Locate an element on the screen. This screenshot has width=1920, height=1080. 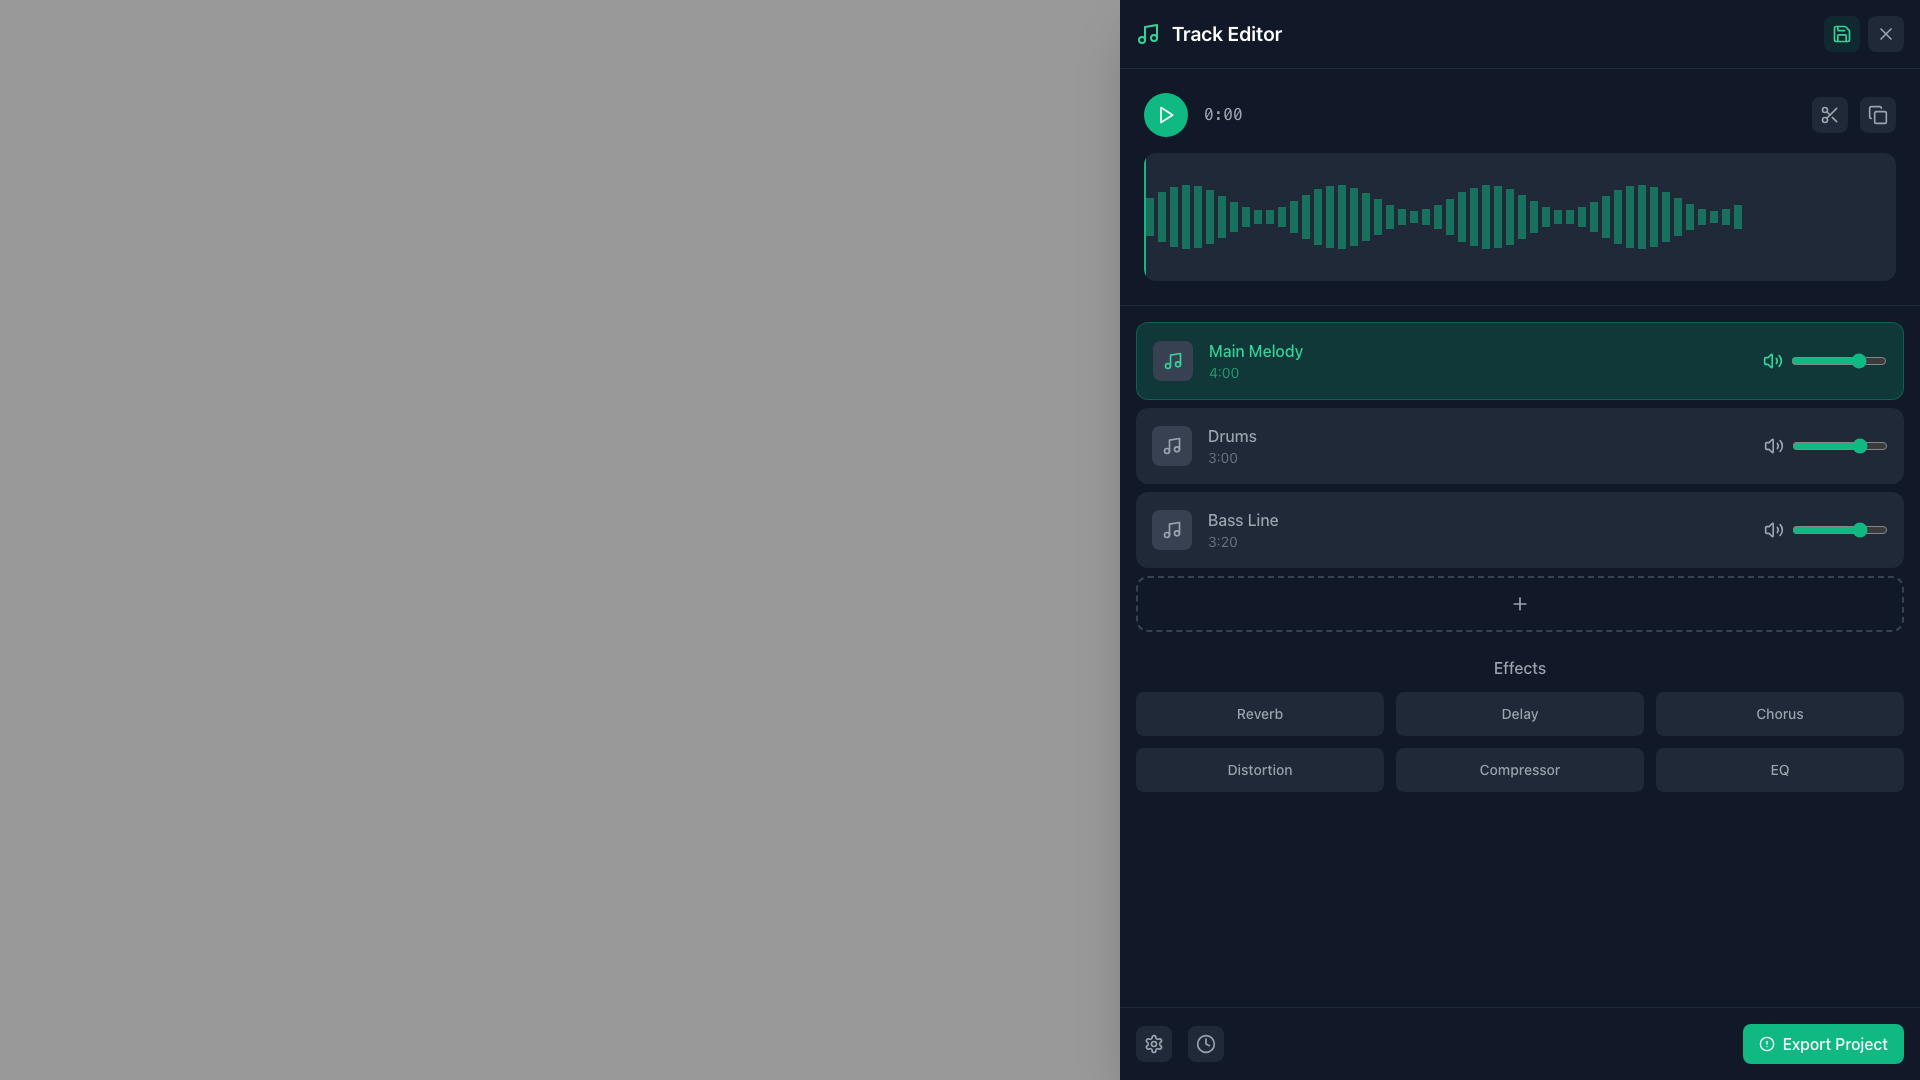
the 'Close' button icon located in the top-right corner of the interface to possibly display a tooltip is located at coordinates (1885, 34).